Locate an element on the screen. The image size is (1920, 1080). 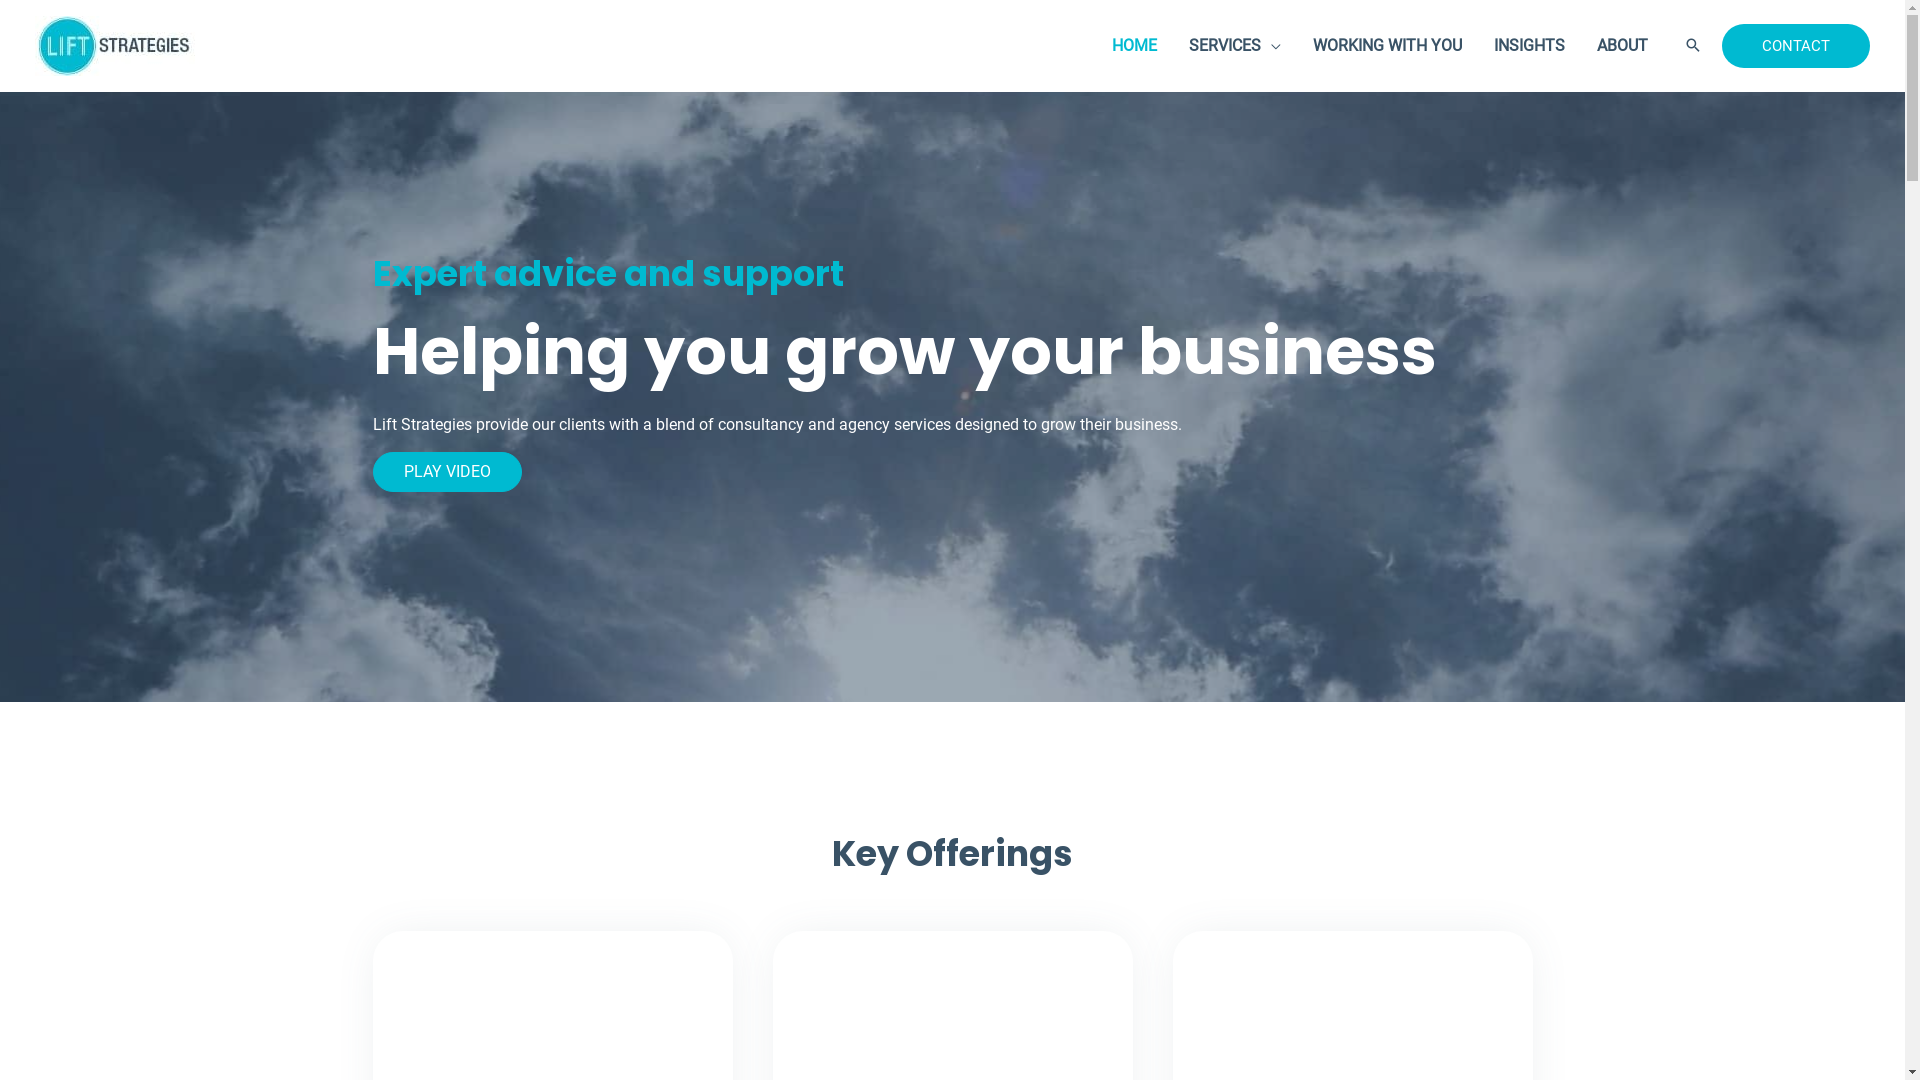
'HOME' is located at coordinates (1134, 45).